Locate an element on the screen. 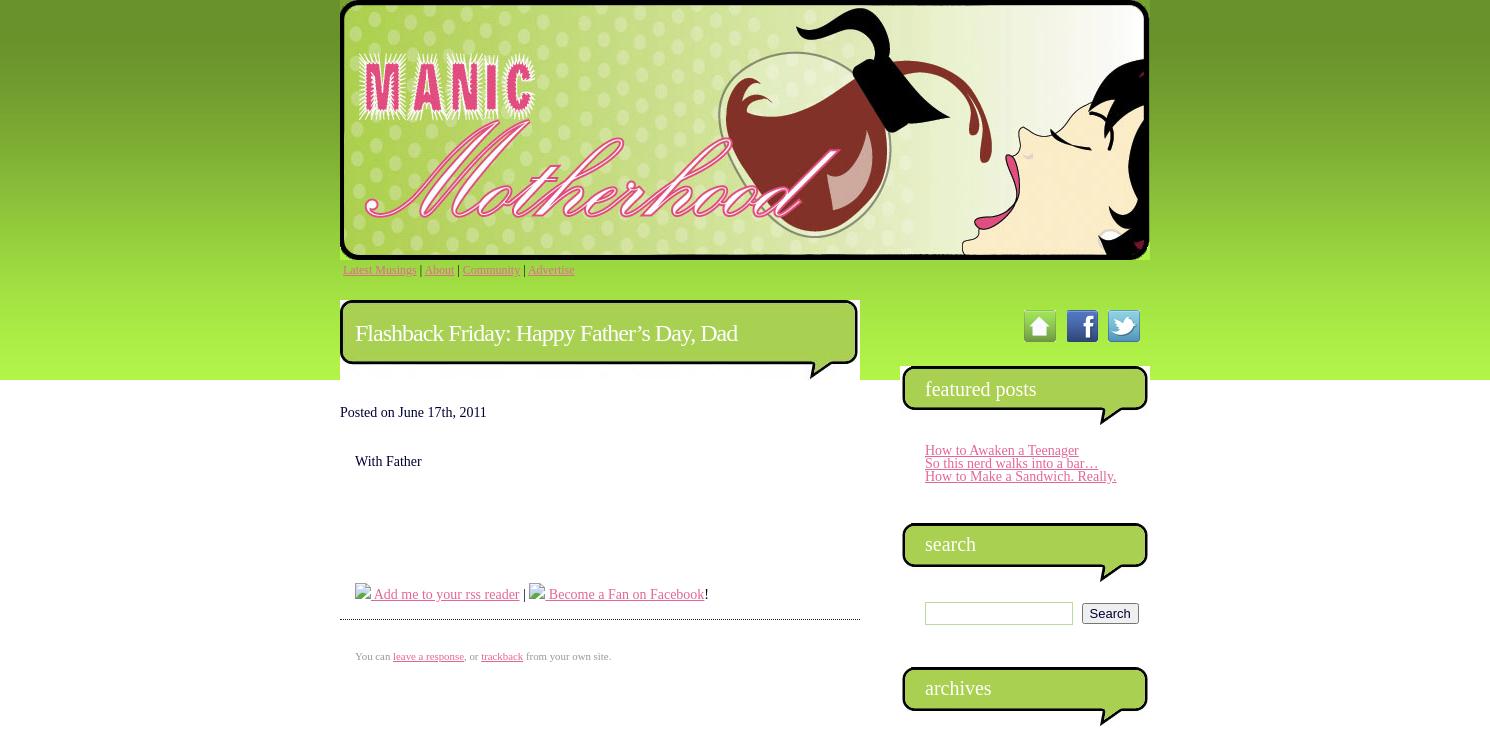 The image size is (1490, 734). 'Add me to your rss reader' is located at coordinates (370, 594).